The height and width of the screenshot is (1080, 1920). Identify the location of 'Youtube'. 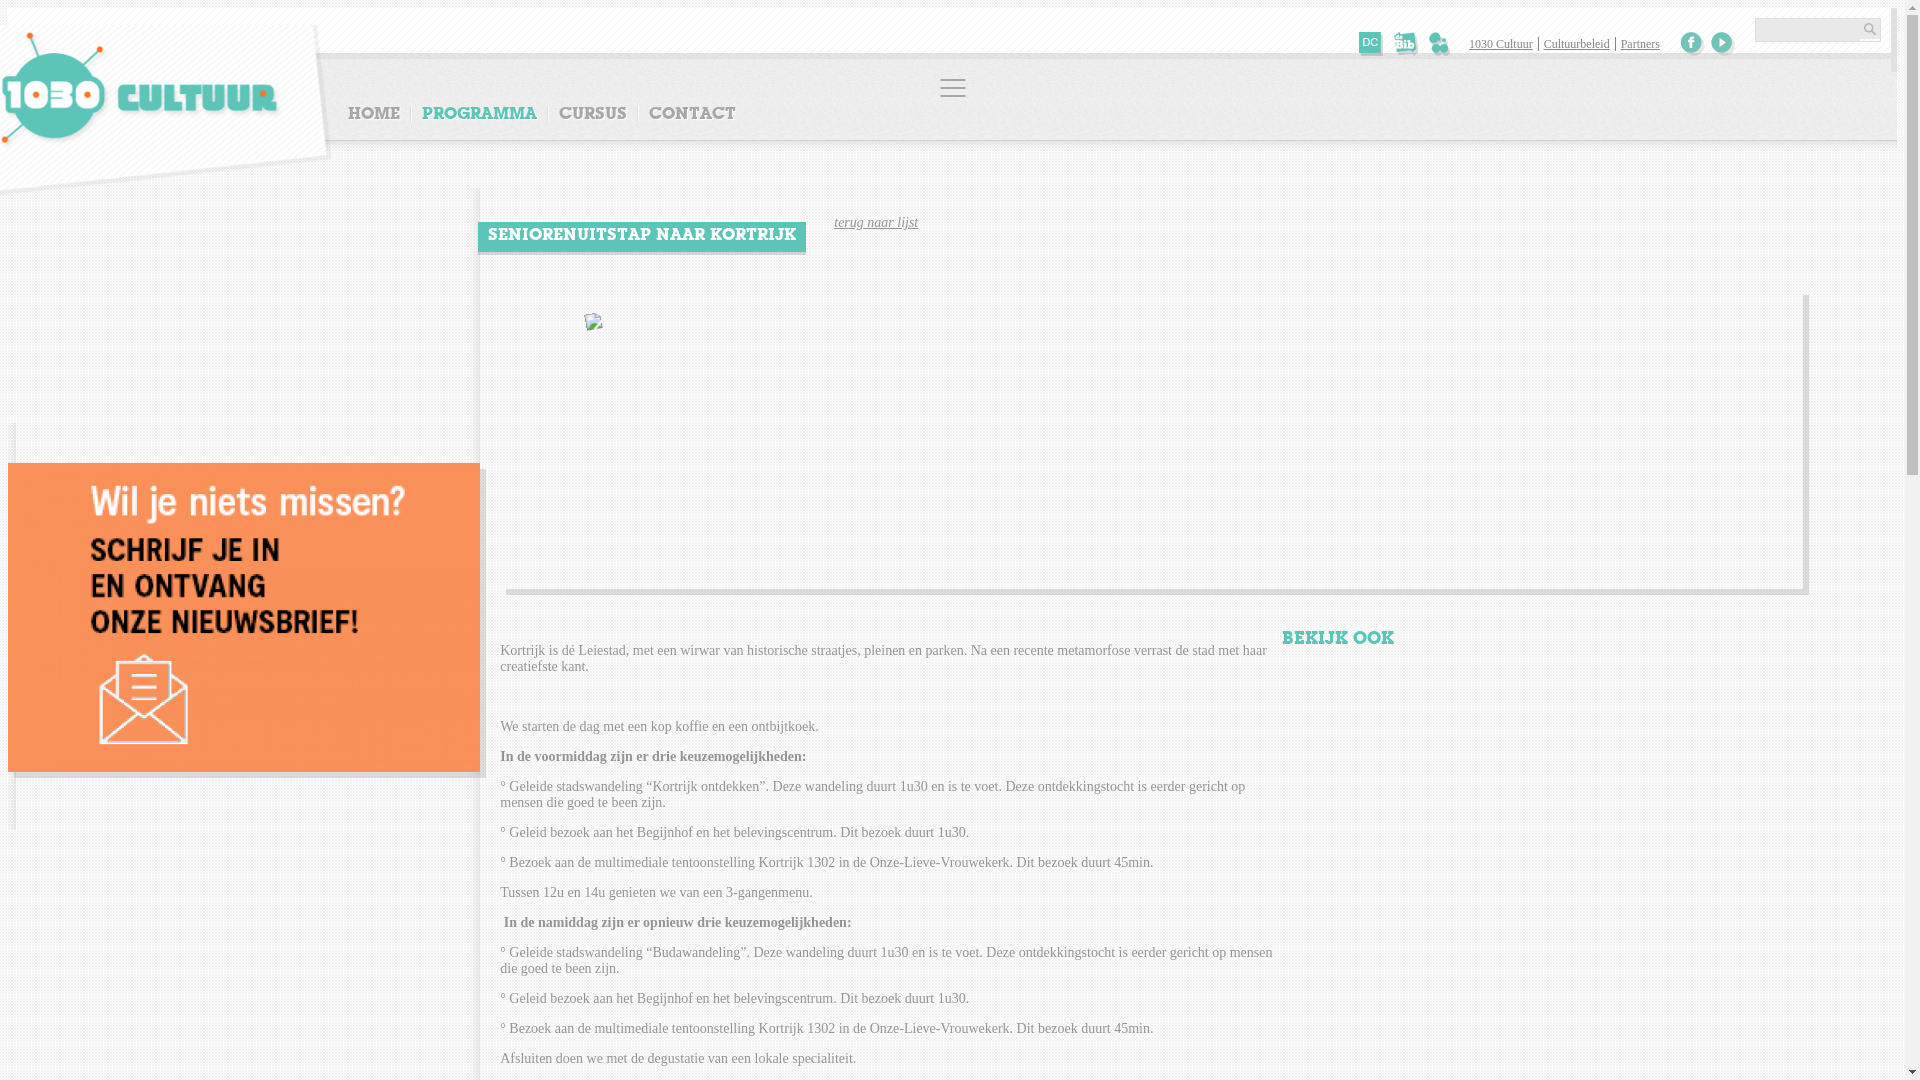
(1721, 43).